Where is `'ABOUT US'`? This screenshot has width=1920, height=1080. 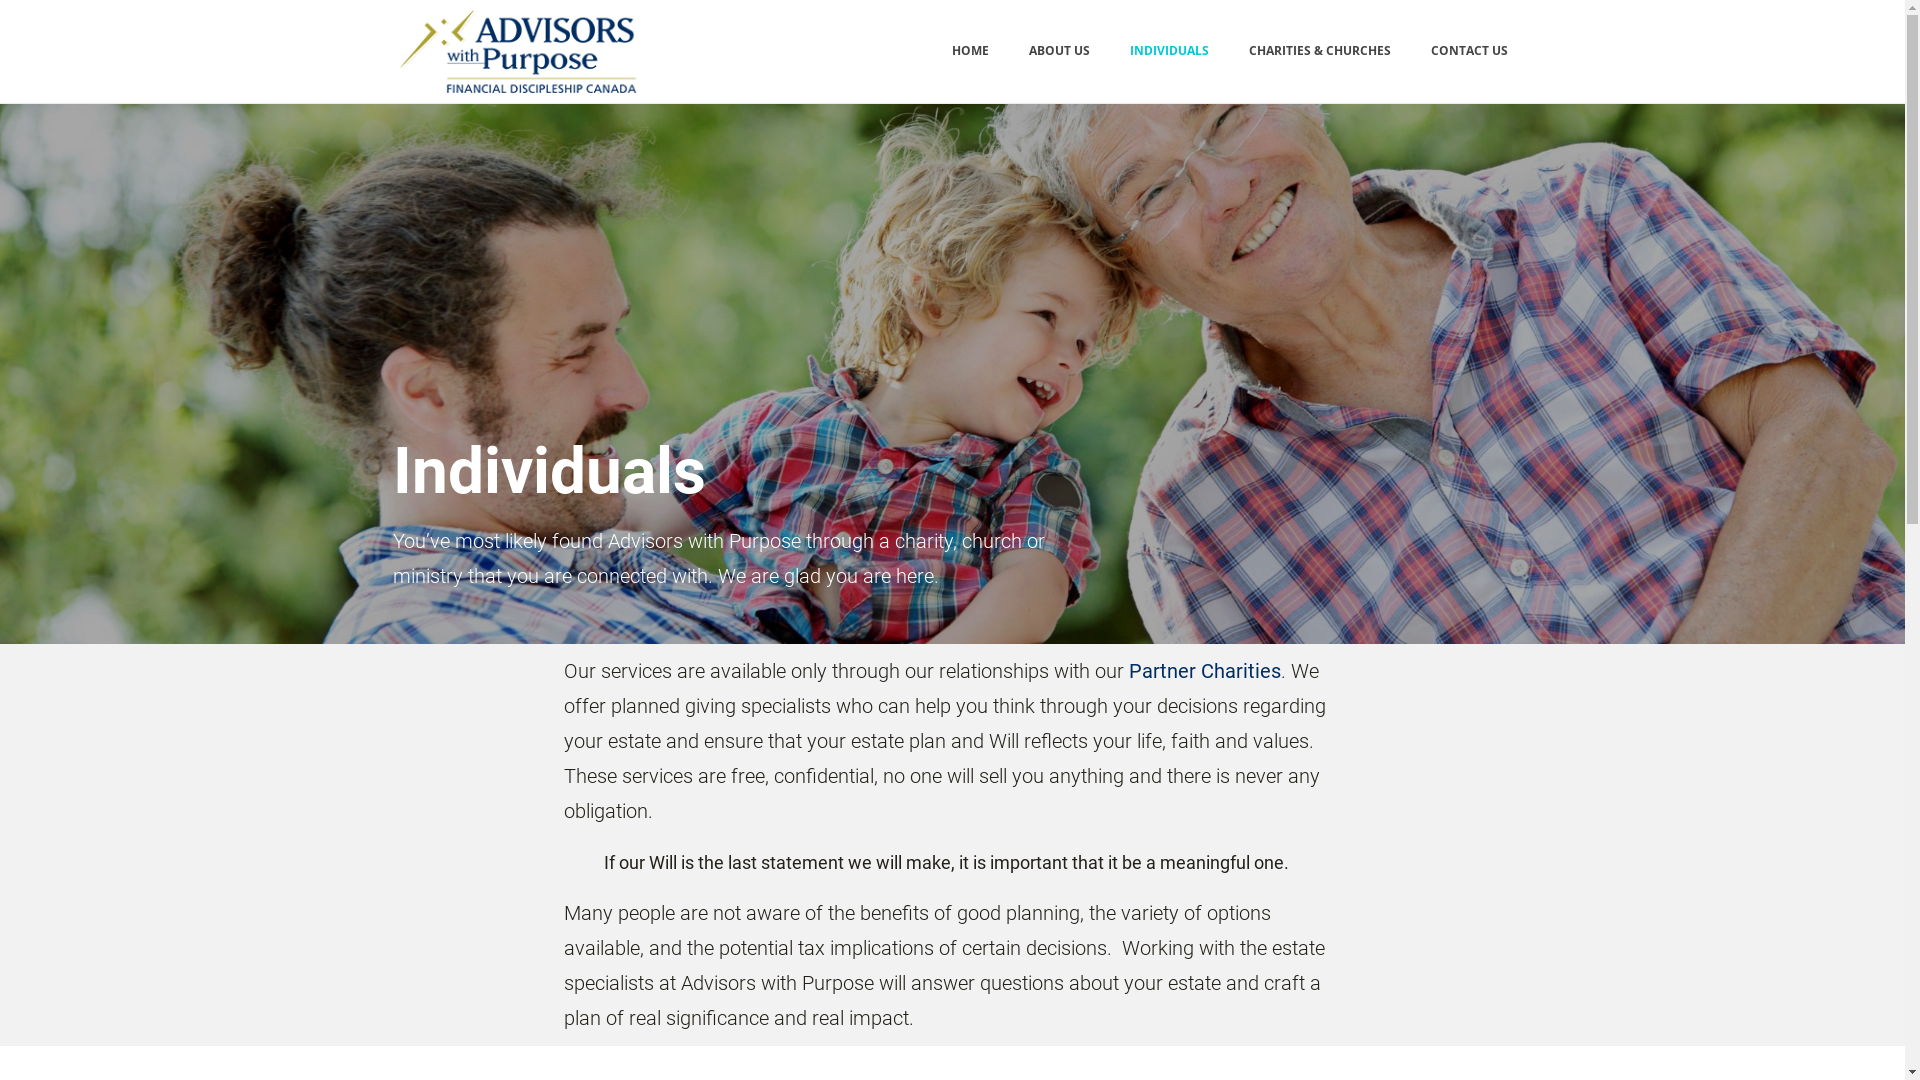
'ABOUT US' is located at coordinates (1058, 50).